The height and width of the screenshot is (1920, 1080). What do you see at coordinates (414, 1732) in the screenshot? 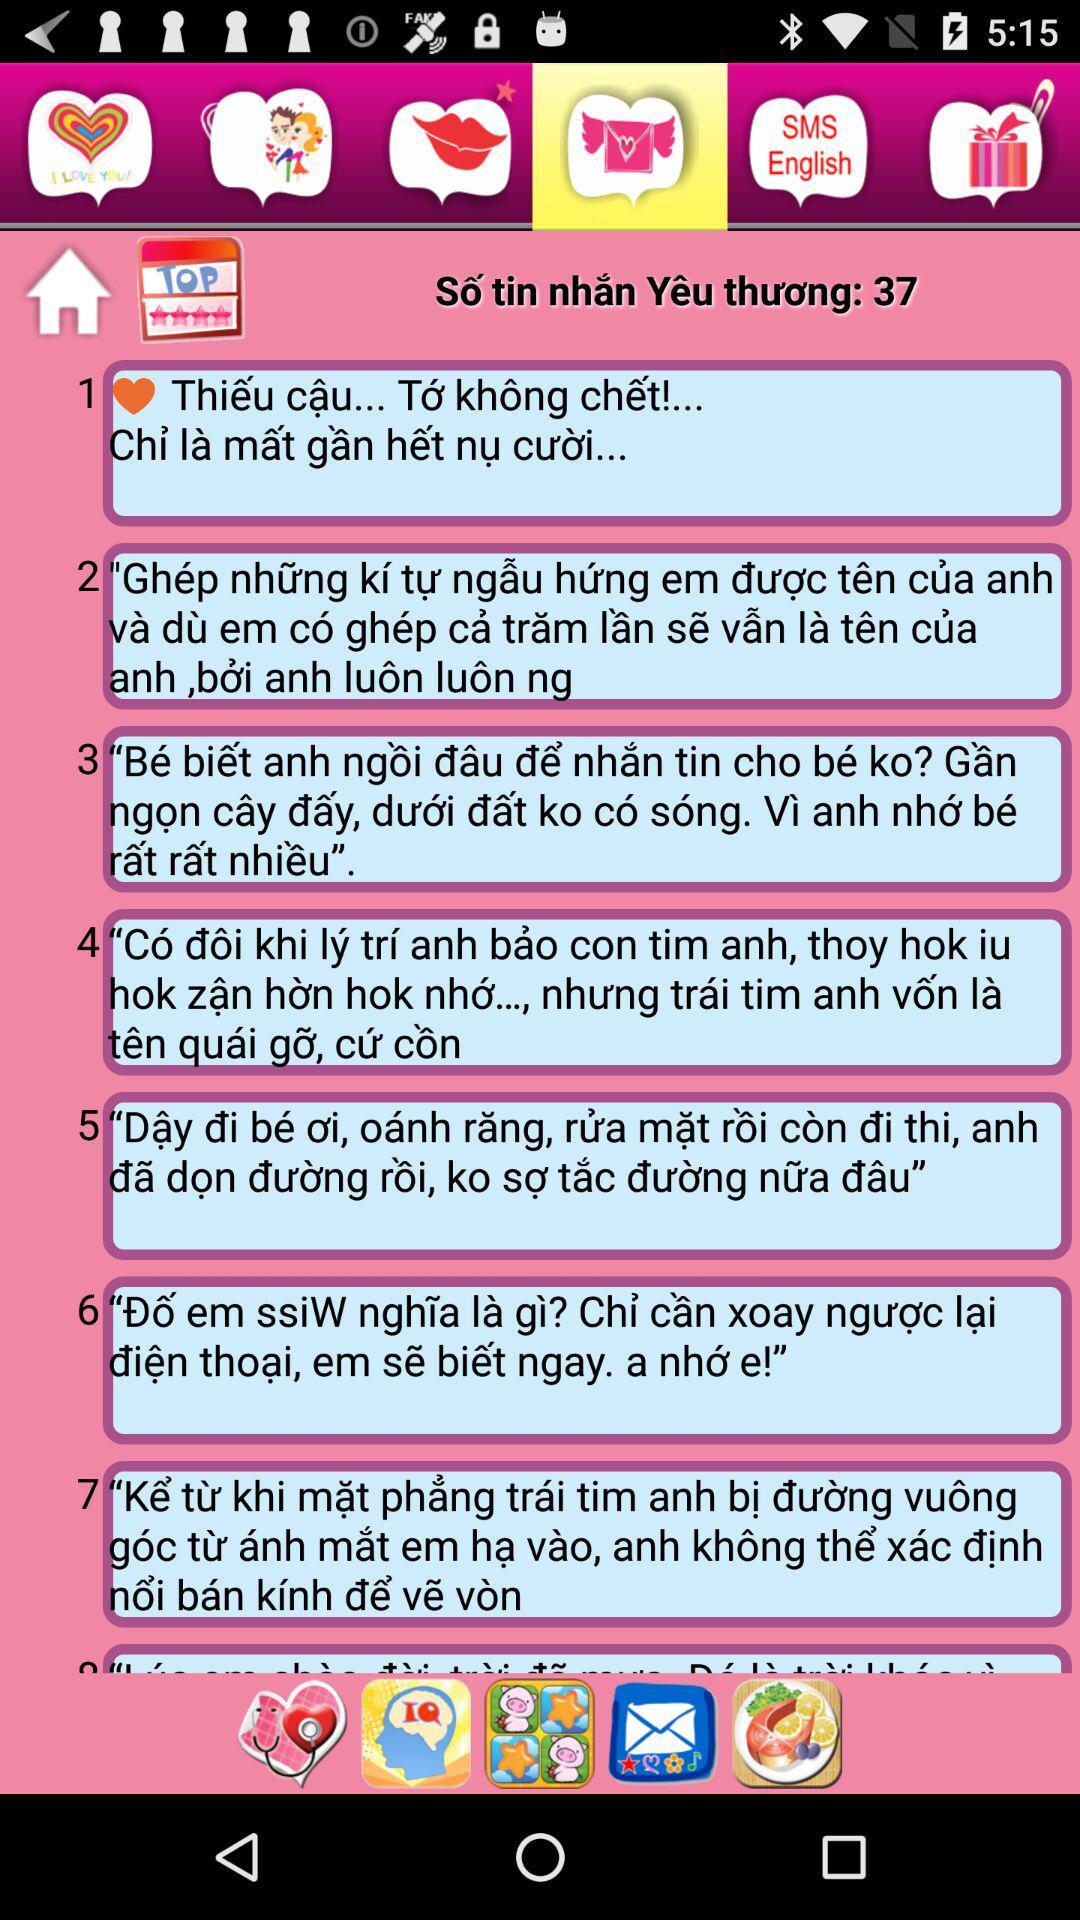
I see `man mind` at bounding box center [414, 1732].